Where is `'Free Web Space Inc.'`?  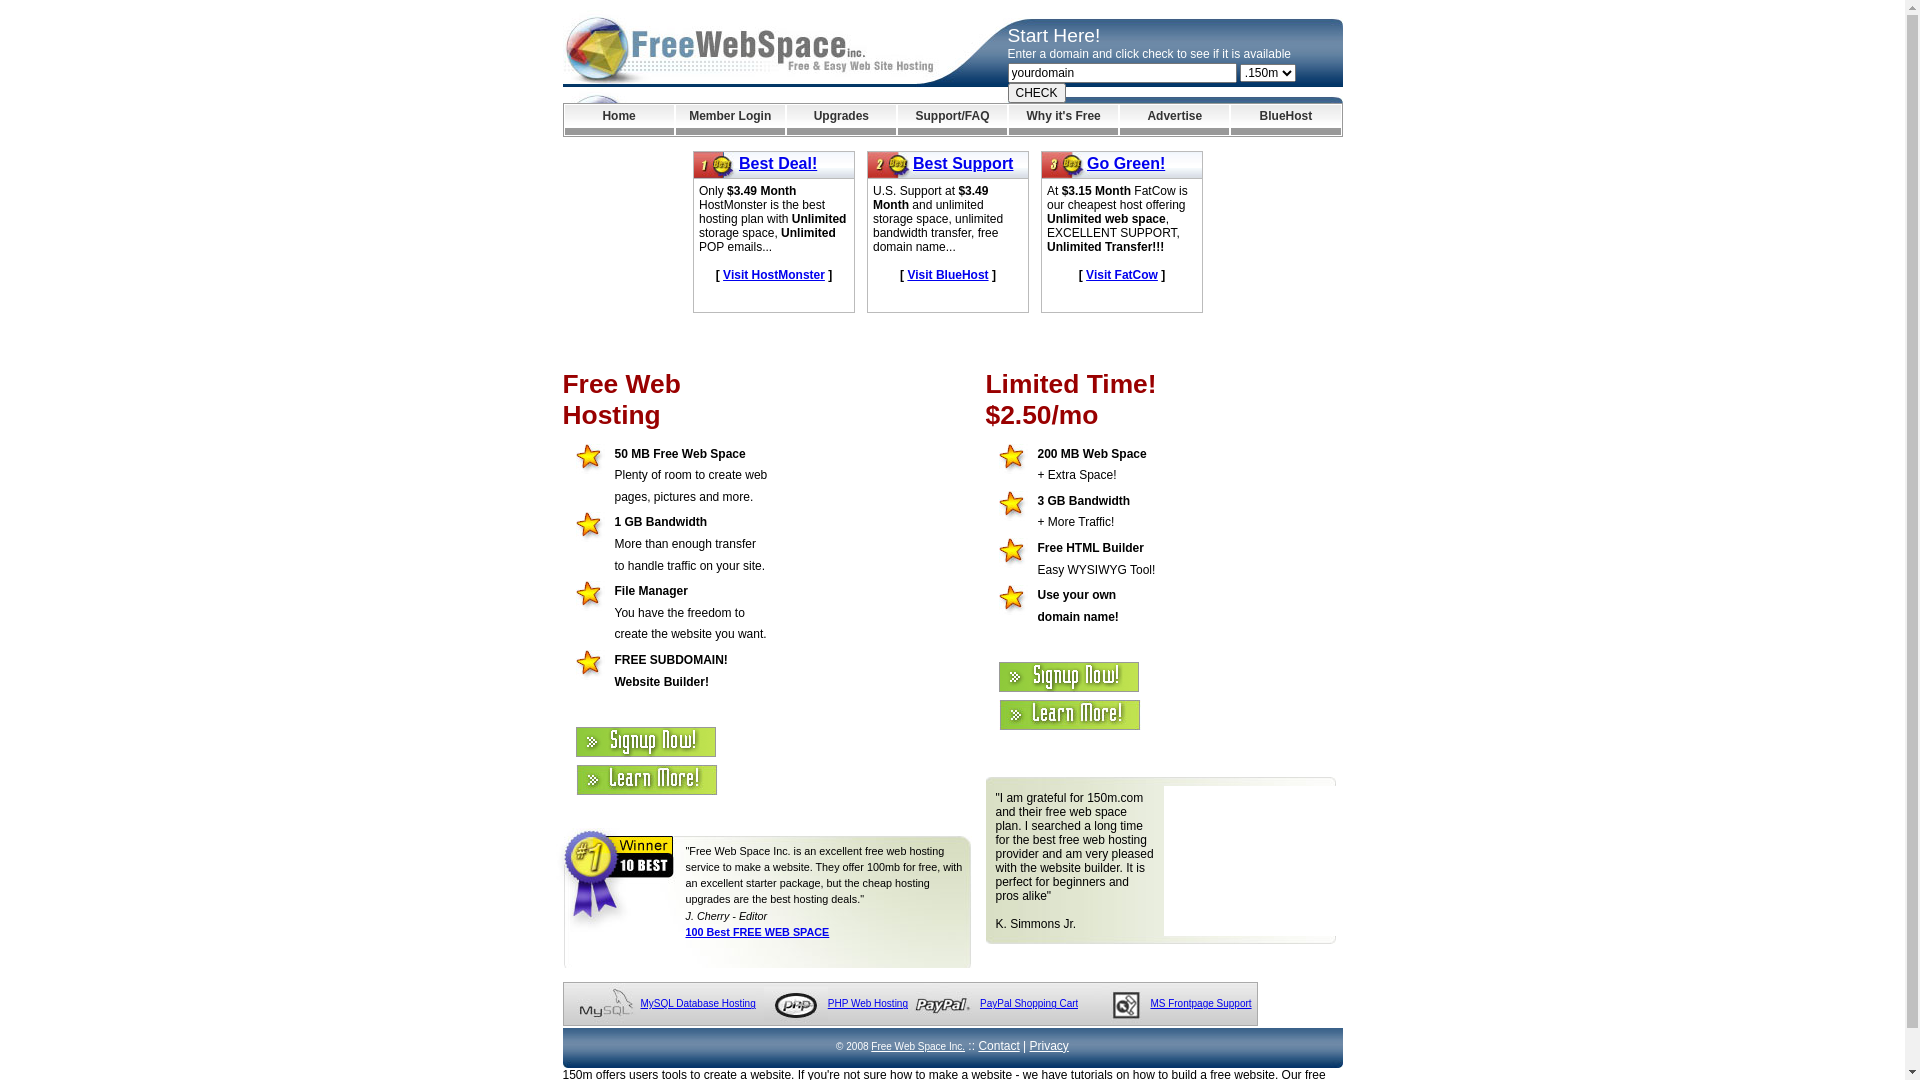
'Free Web Space Inc.' is located at coordinates (870, 1045).